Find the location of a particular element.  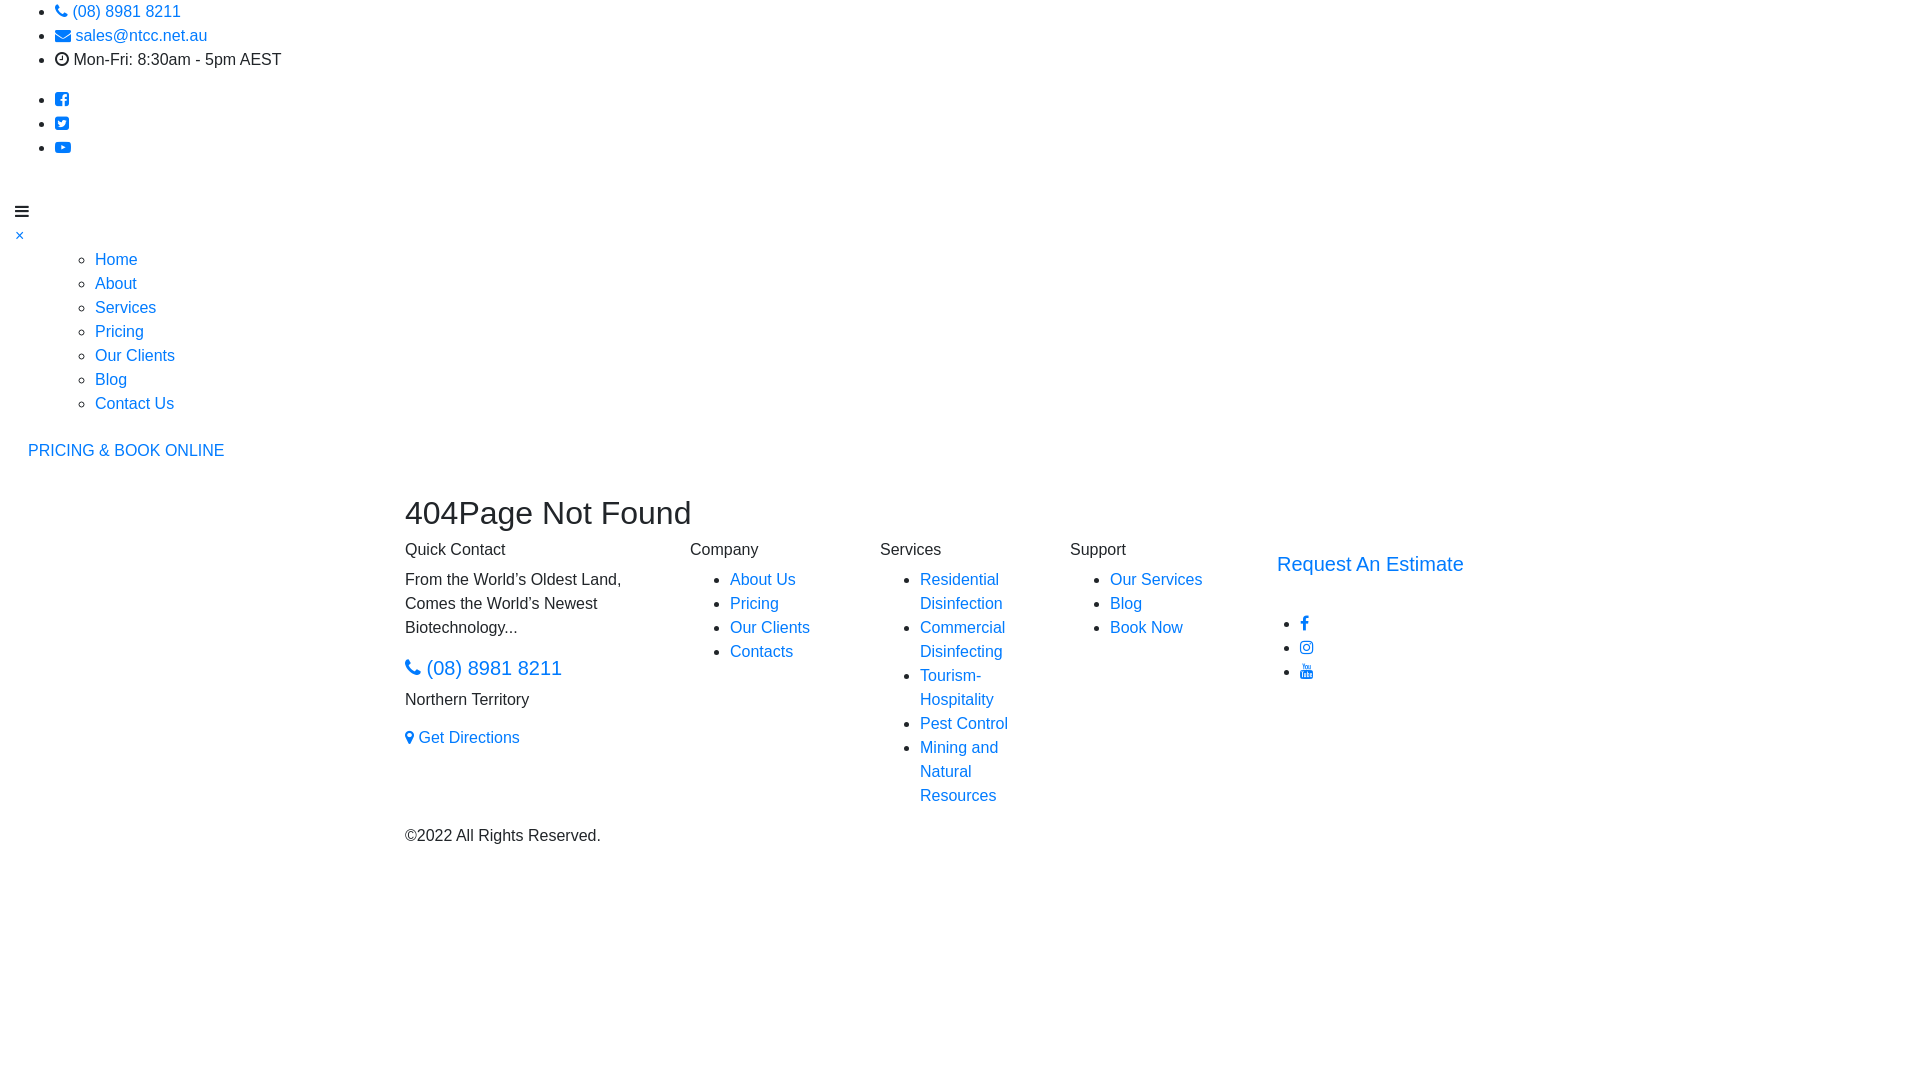

'Our Services' is located at coordinates (1156, 579).